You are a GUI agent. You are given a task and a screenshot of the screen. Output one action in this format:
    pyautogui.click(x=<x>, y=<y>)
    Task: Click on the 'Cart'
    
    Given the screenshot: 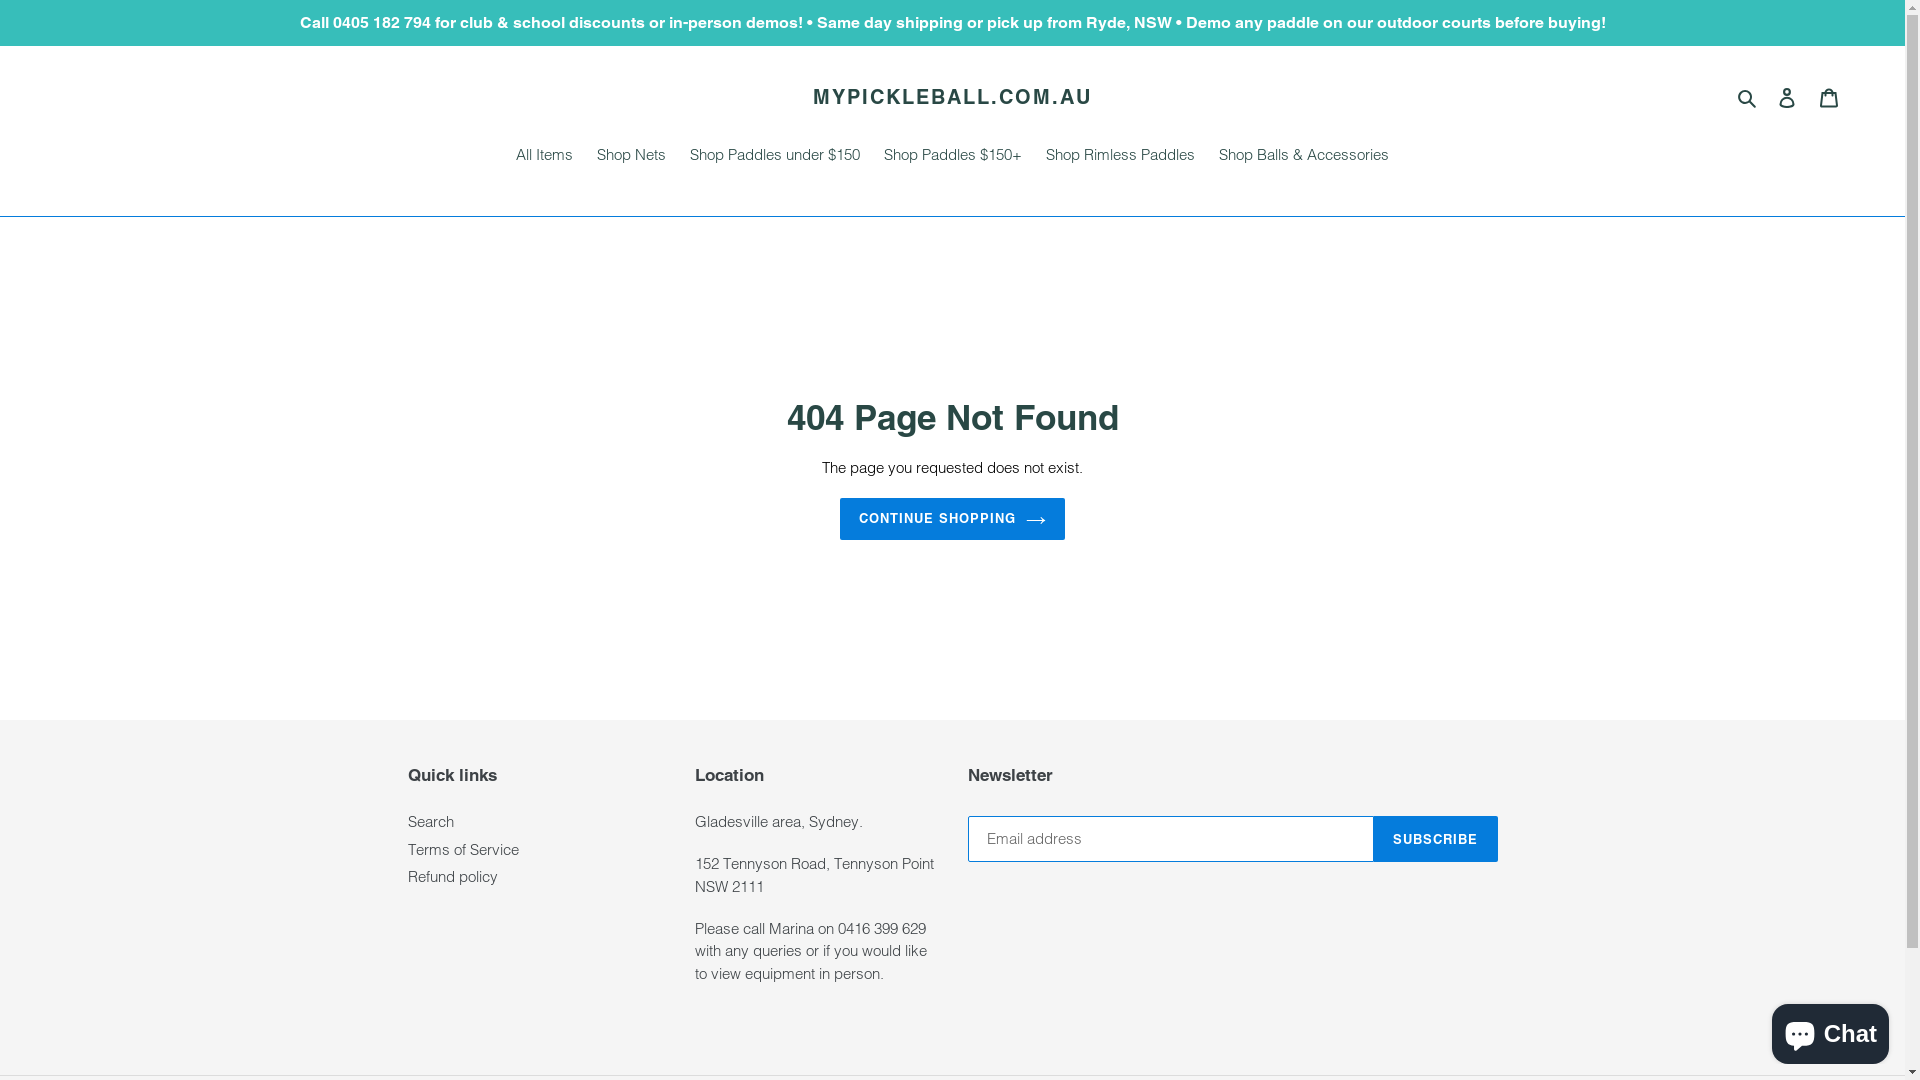 What is the action you would take?
    pyautogui.click(x=1828, y=97)
    